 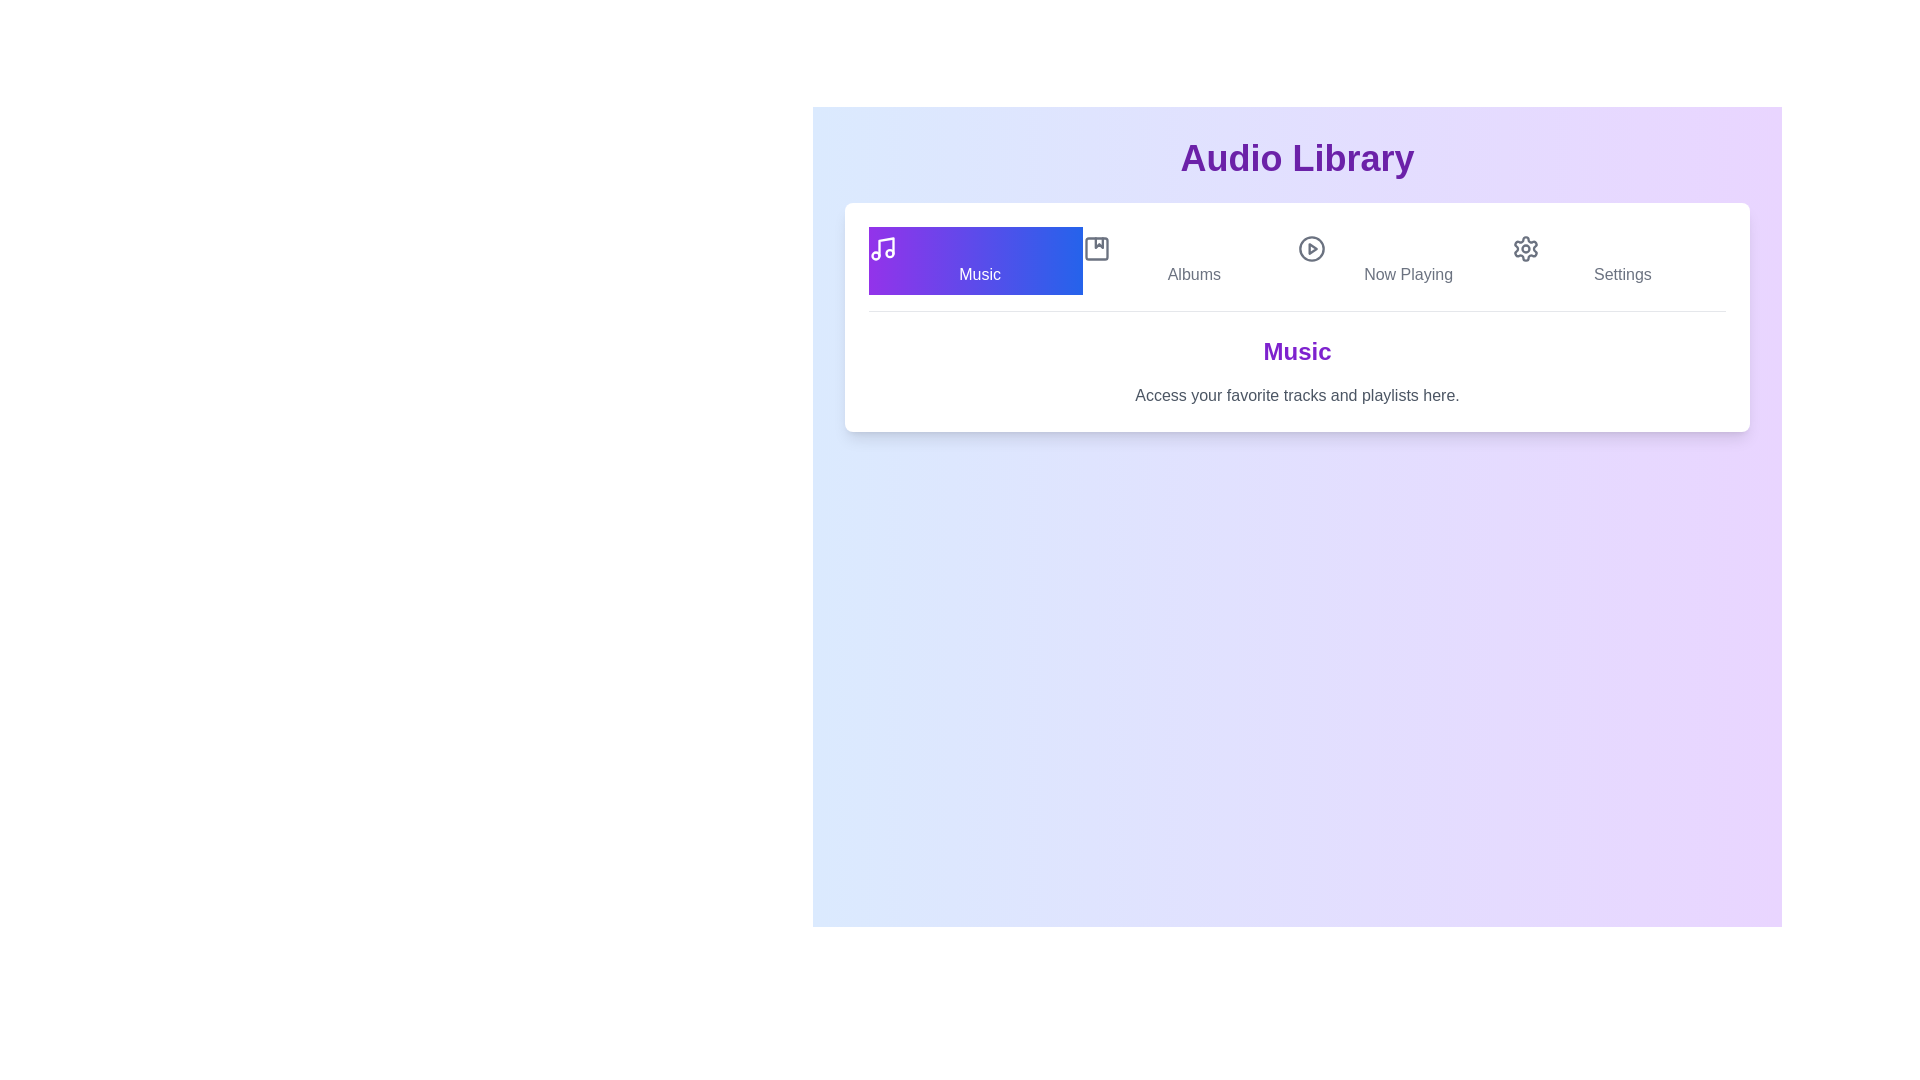 What do you see at coordinates (1194, 273) in the screenshot?
I see `the 'Albums' text label within the navigation bar` at bounding box center [1194, 273].